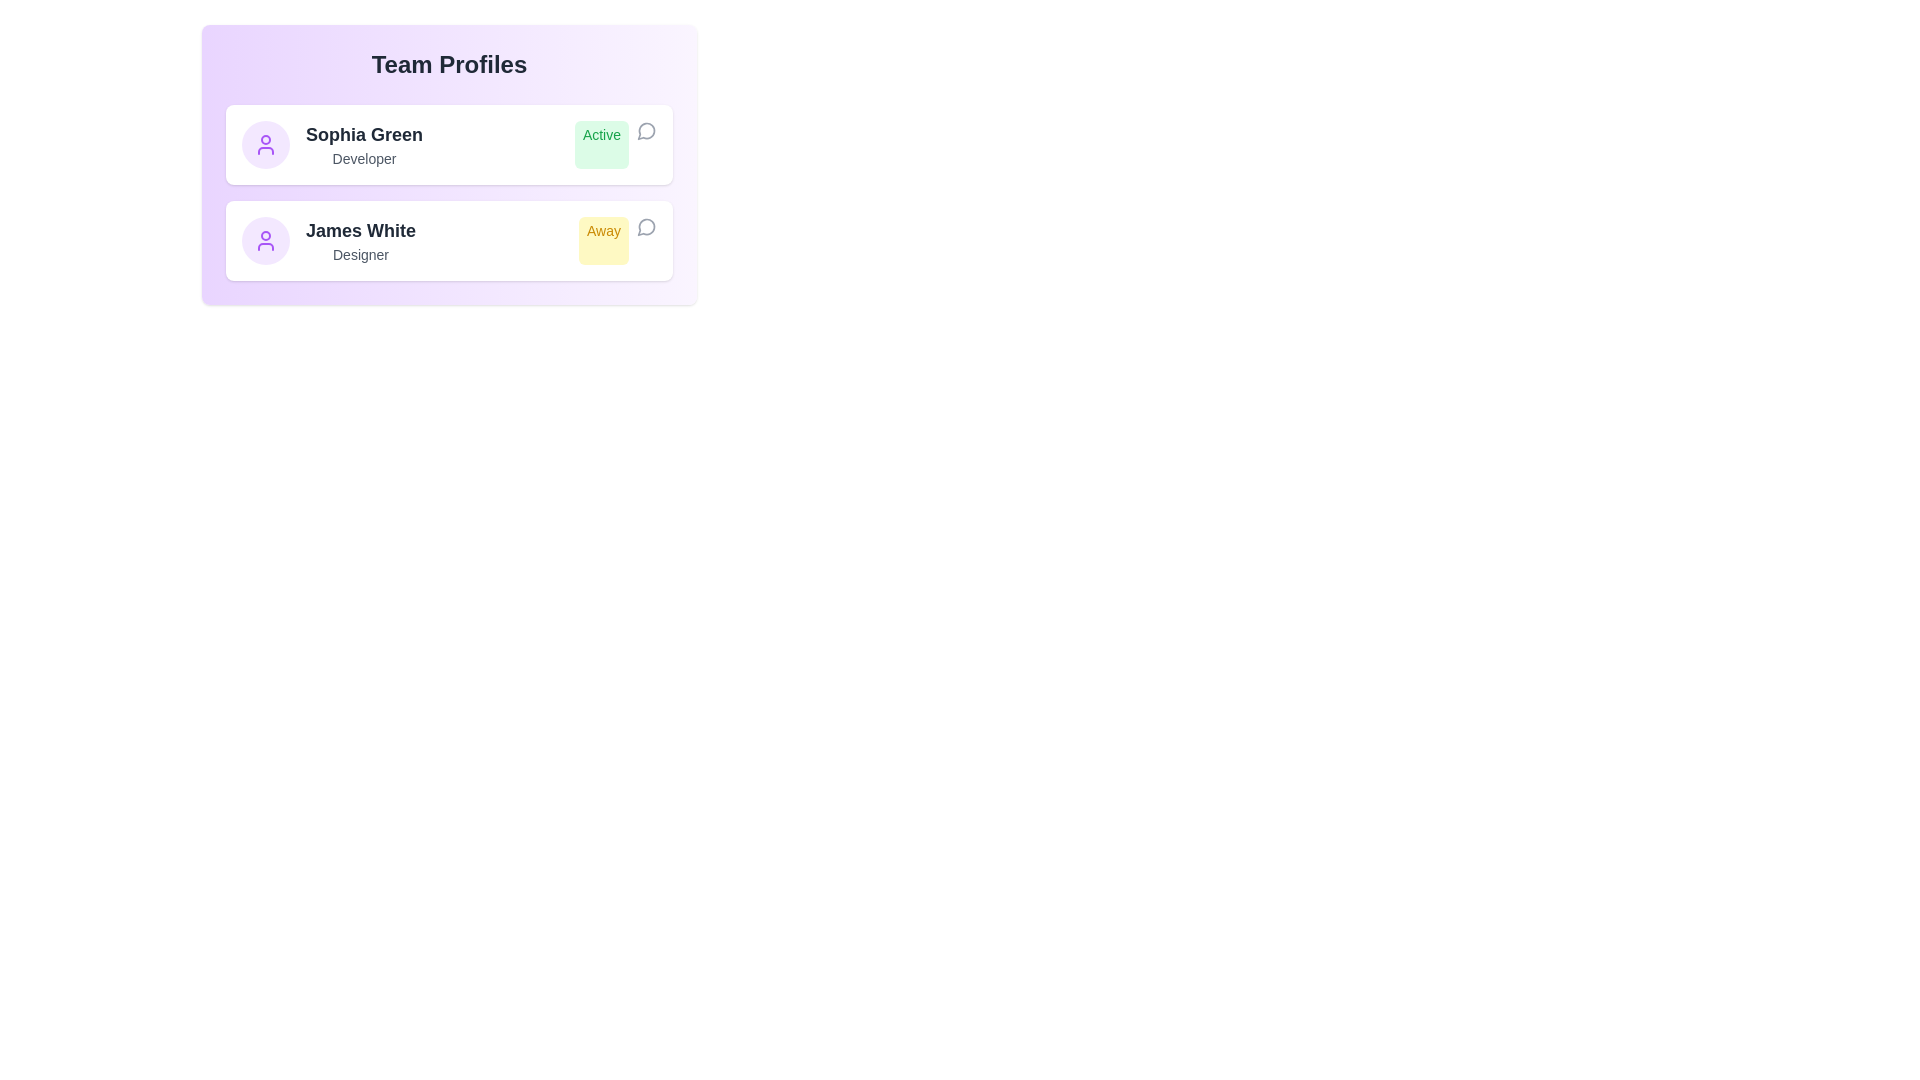  Describe the element at coordinates (603, 239) in the screenshot. I see `the Status badge displaying 'Away' in yellow on James White's profile card, which is a rectangular button-like component with rounded corners` at that location.